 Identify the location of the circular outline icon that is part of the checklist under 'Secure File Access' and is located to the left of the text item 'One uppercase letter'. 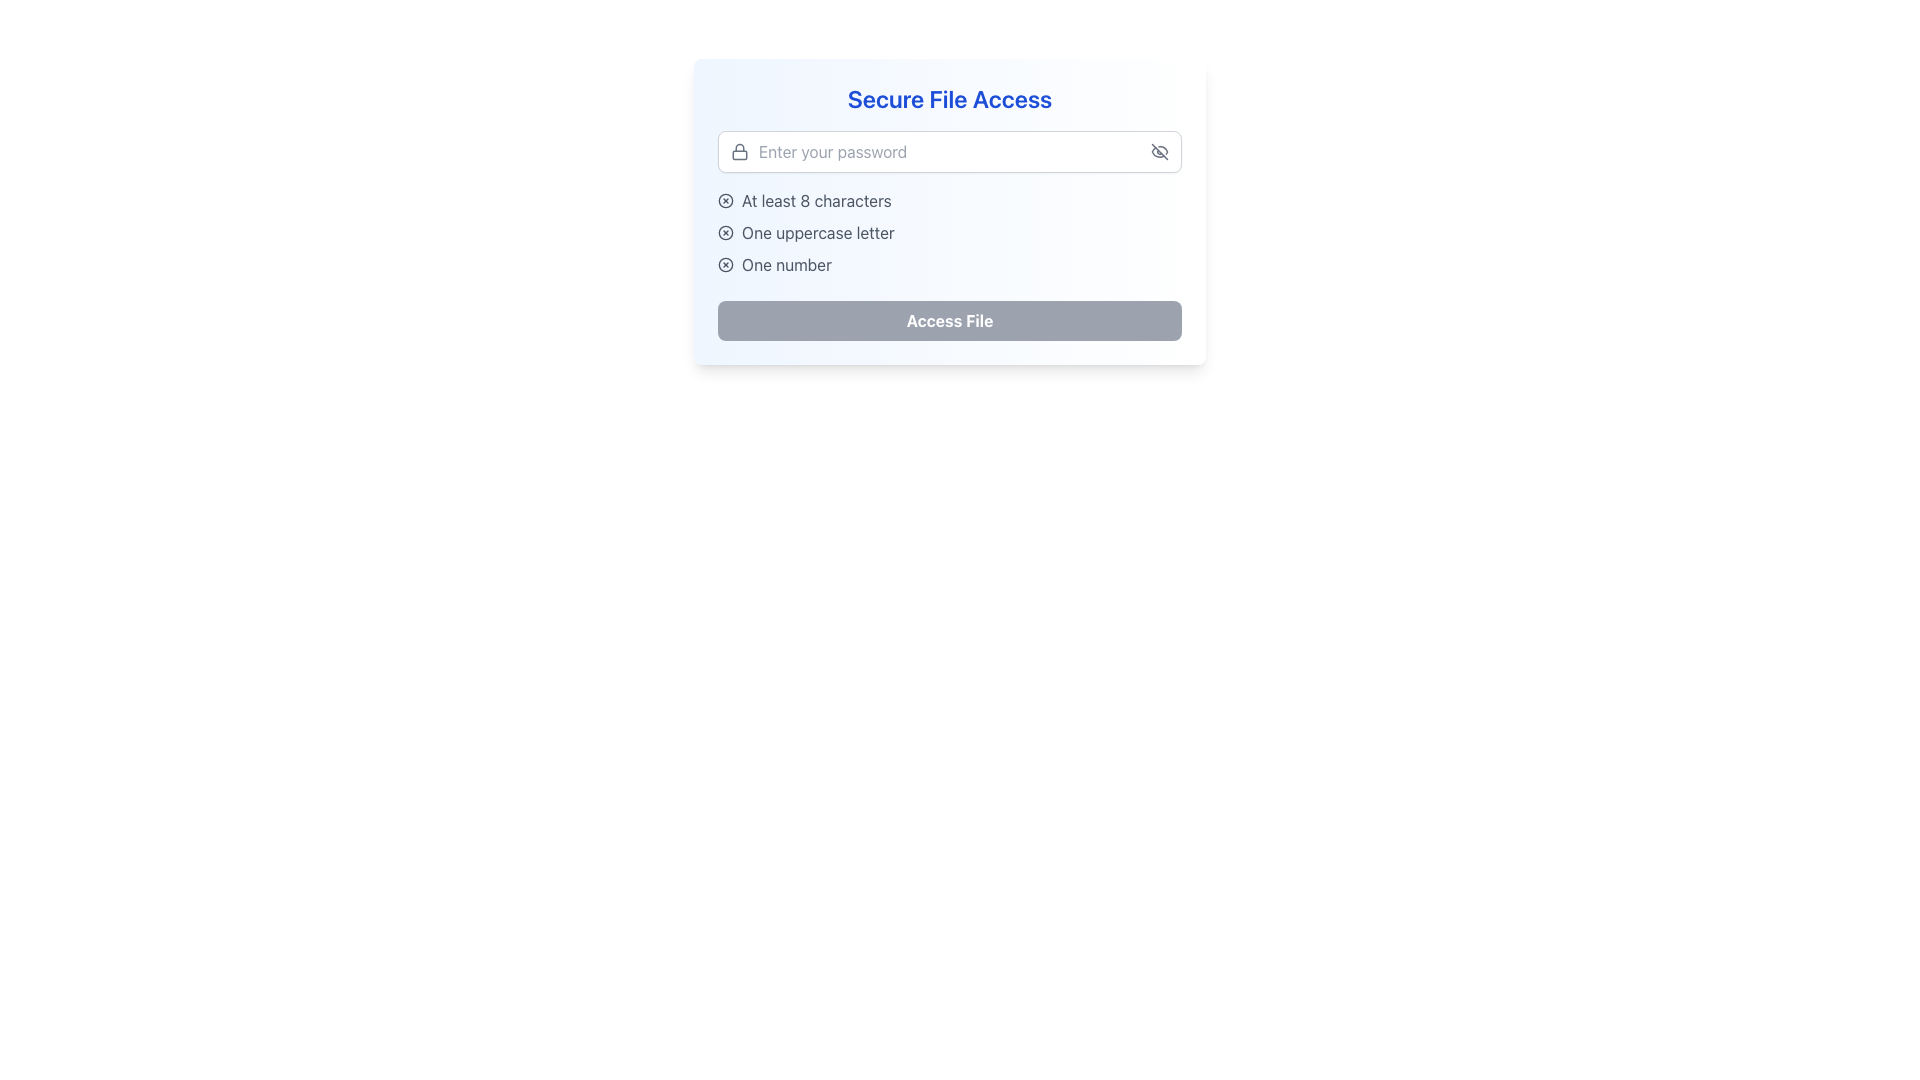
(724, 231).